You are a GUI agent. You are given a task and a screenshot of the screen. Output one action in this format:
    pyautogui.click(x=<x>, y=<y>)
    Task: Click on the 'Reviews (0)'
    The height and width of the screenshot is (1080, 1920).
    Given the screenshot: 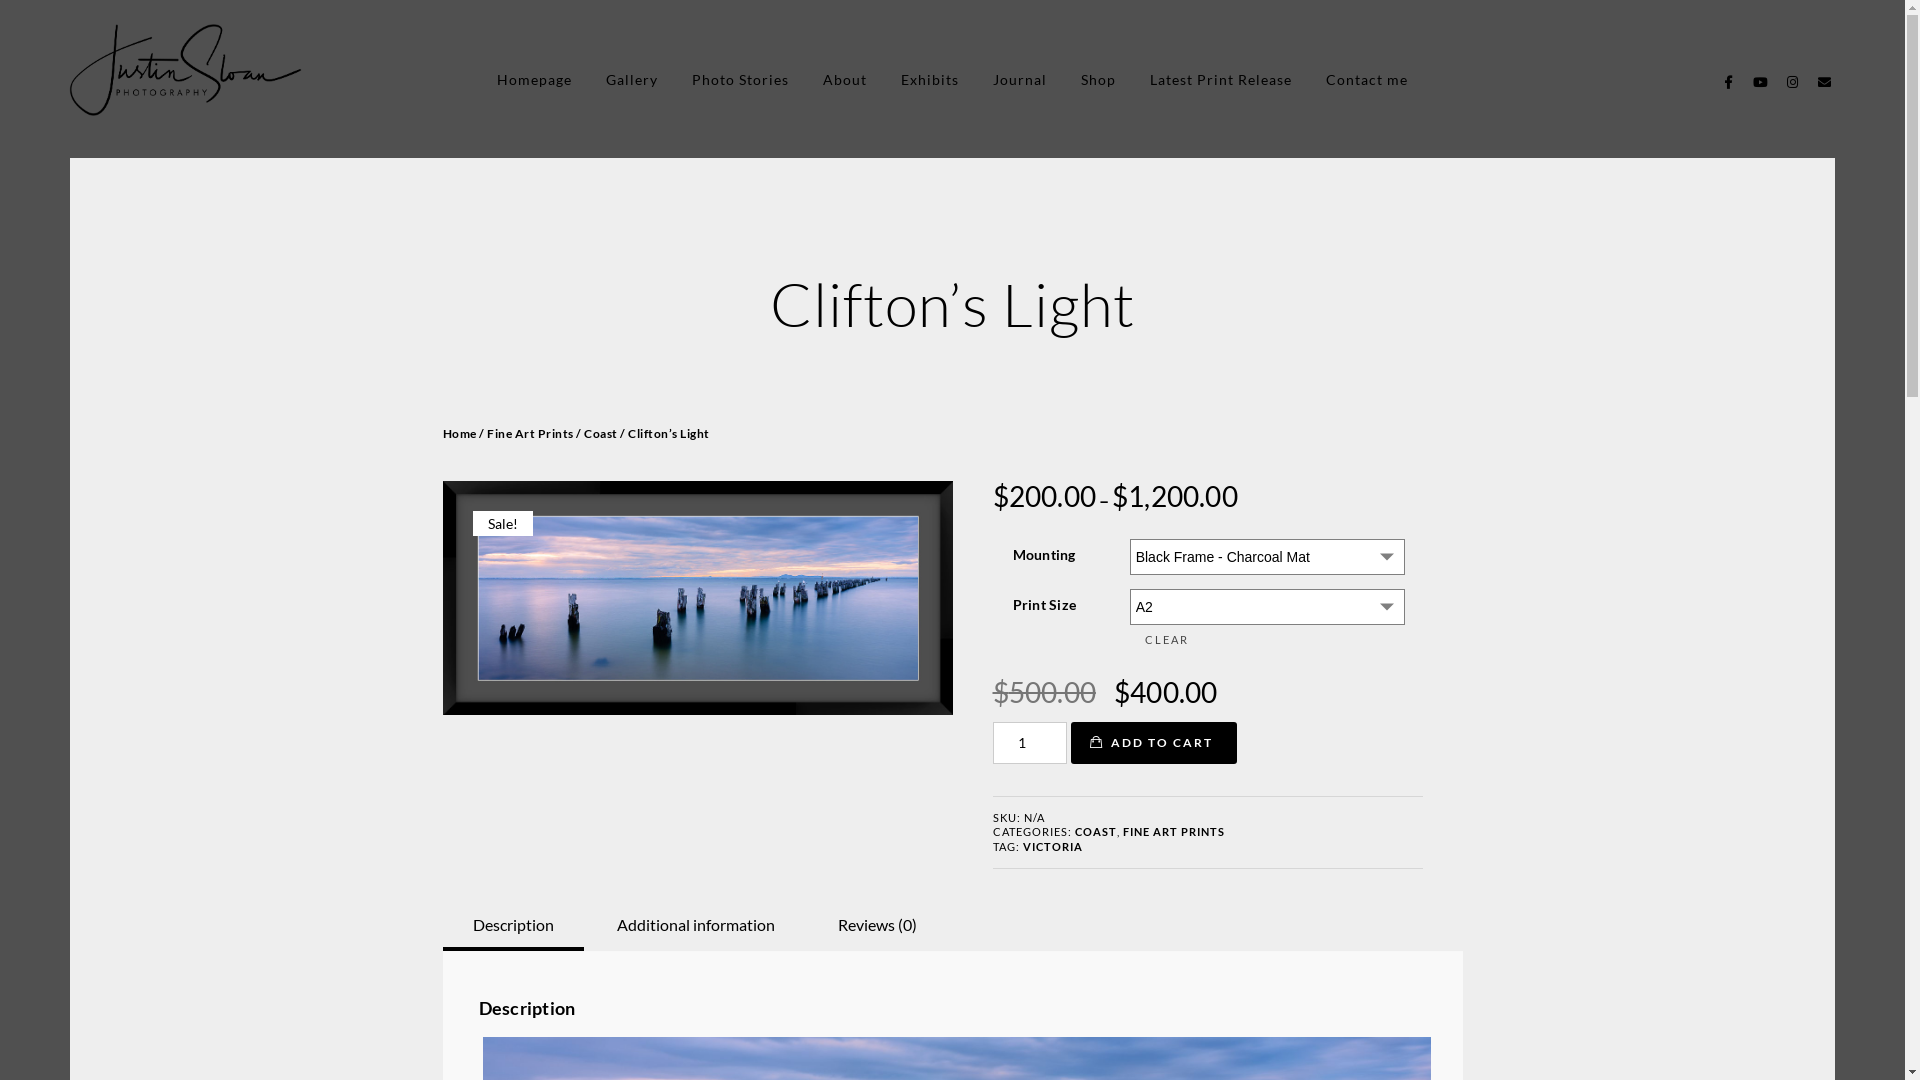 What is the action you would take?
    pyautogui.click(x=877, y=925)
    